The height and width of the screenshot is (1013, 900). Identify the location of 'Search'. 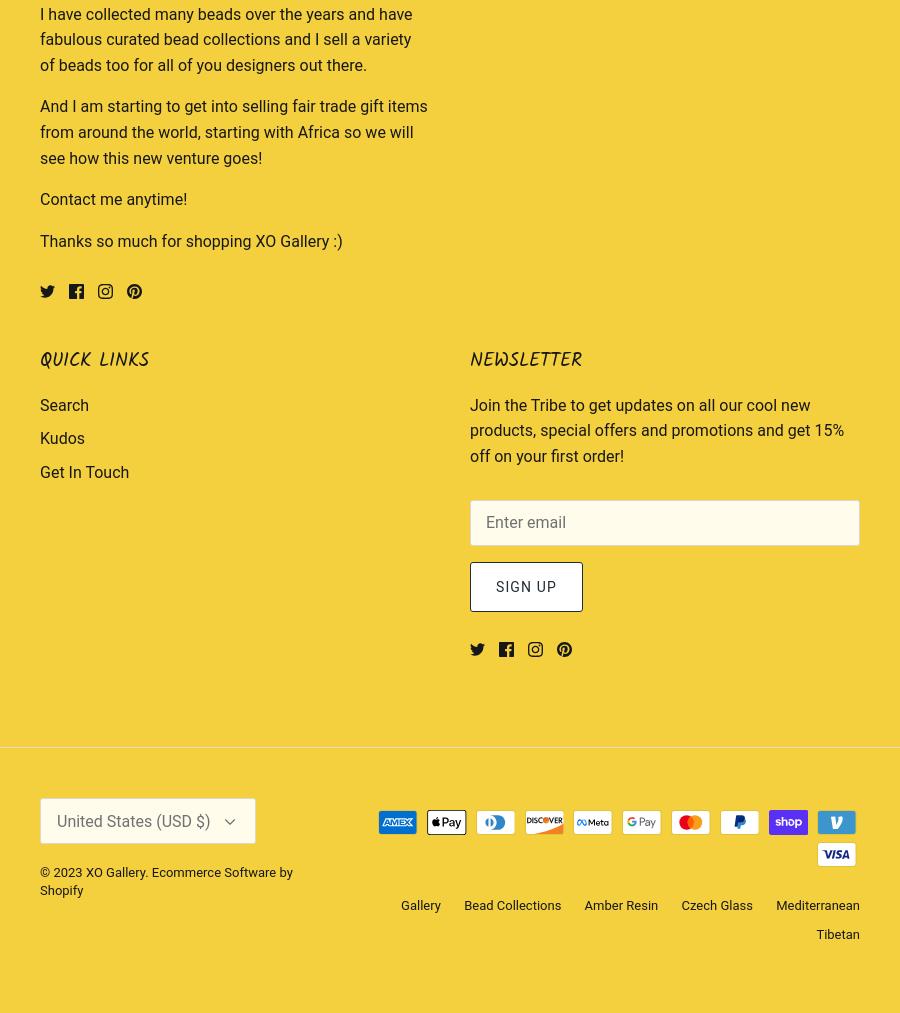
(63, 404).